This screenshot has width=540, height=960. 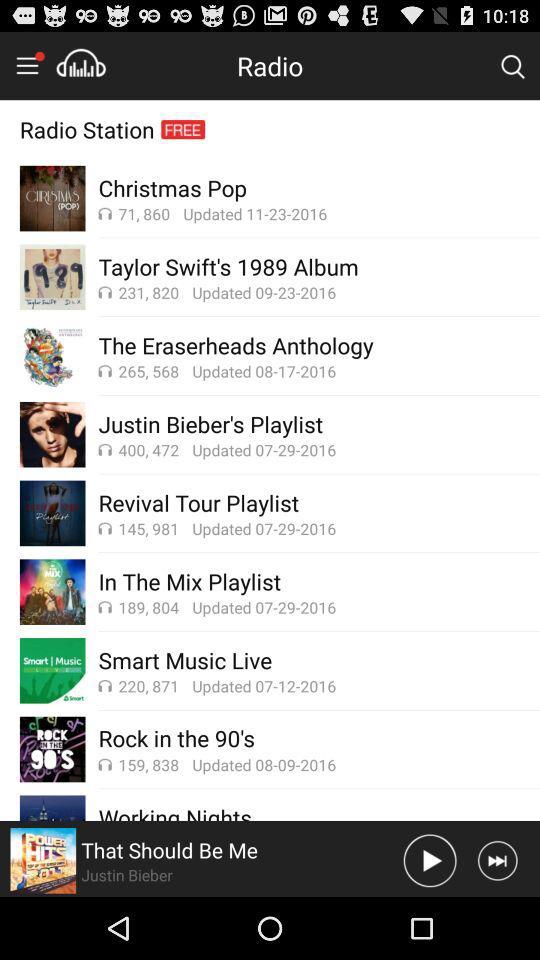 I want to click on sound, so click(x=429, y=859).